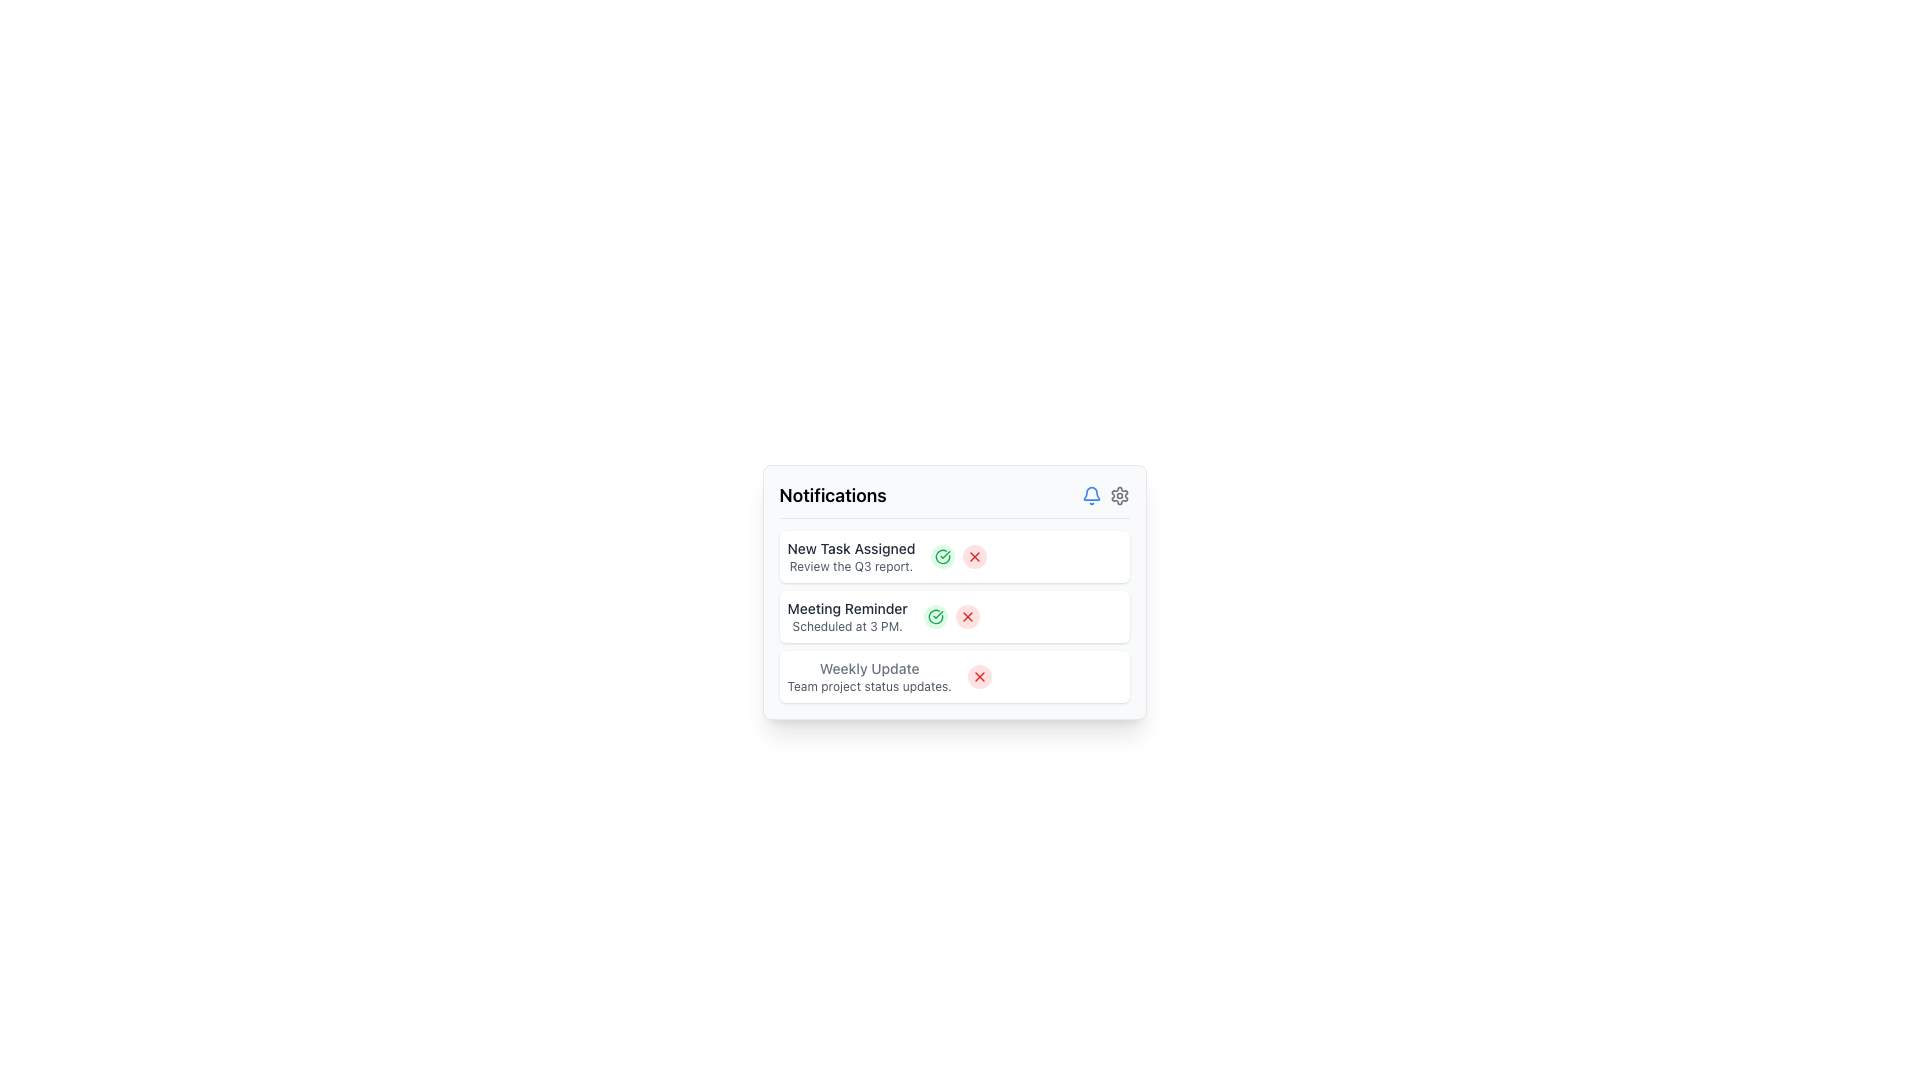  What do you see at coordinates (1090, 495) in the screenshot?
I see `the notification bell icon, which is located on the left side of a group of icons` at bounding box center [1090, 495].